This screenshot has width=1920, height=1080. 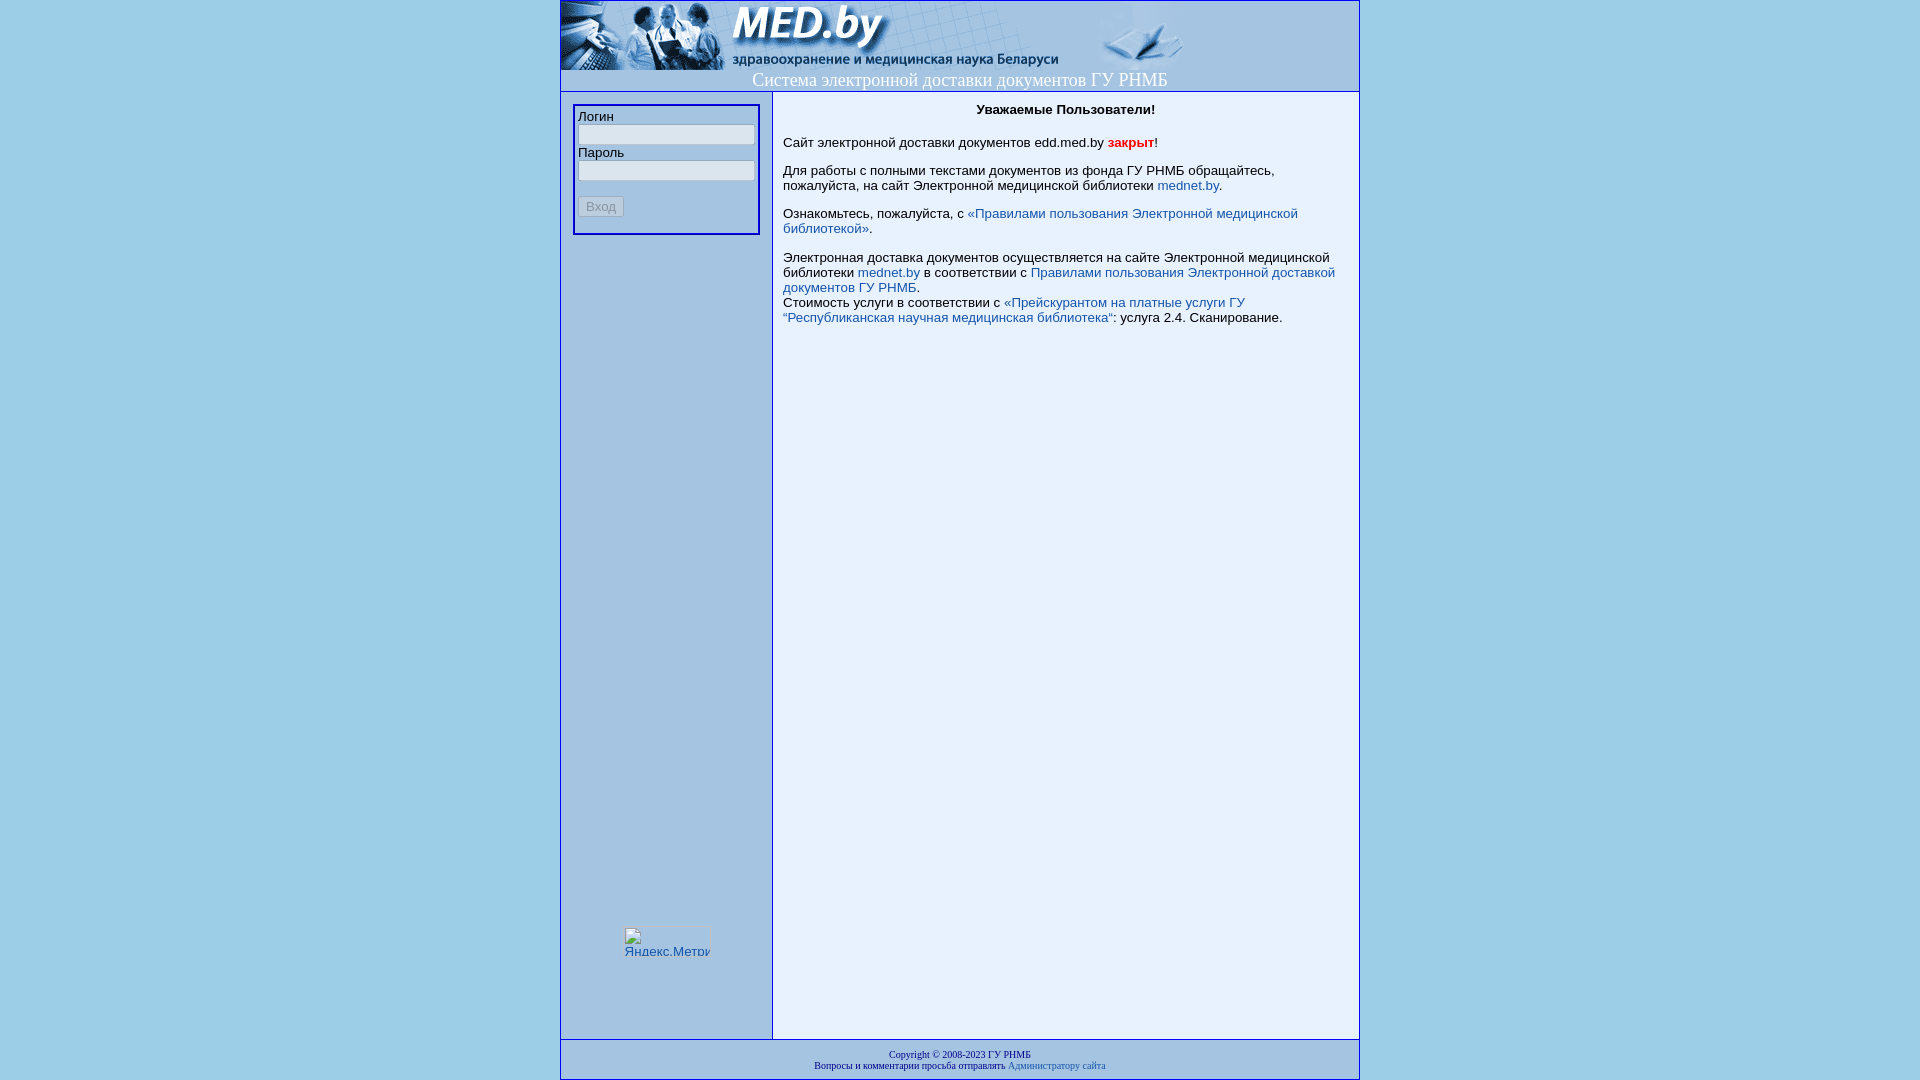 What do you see at coordinates (858, 272) in the screenshot?
I see `'mednet.by'` at bounding box center [858, 272].